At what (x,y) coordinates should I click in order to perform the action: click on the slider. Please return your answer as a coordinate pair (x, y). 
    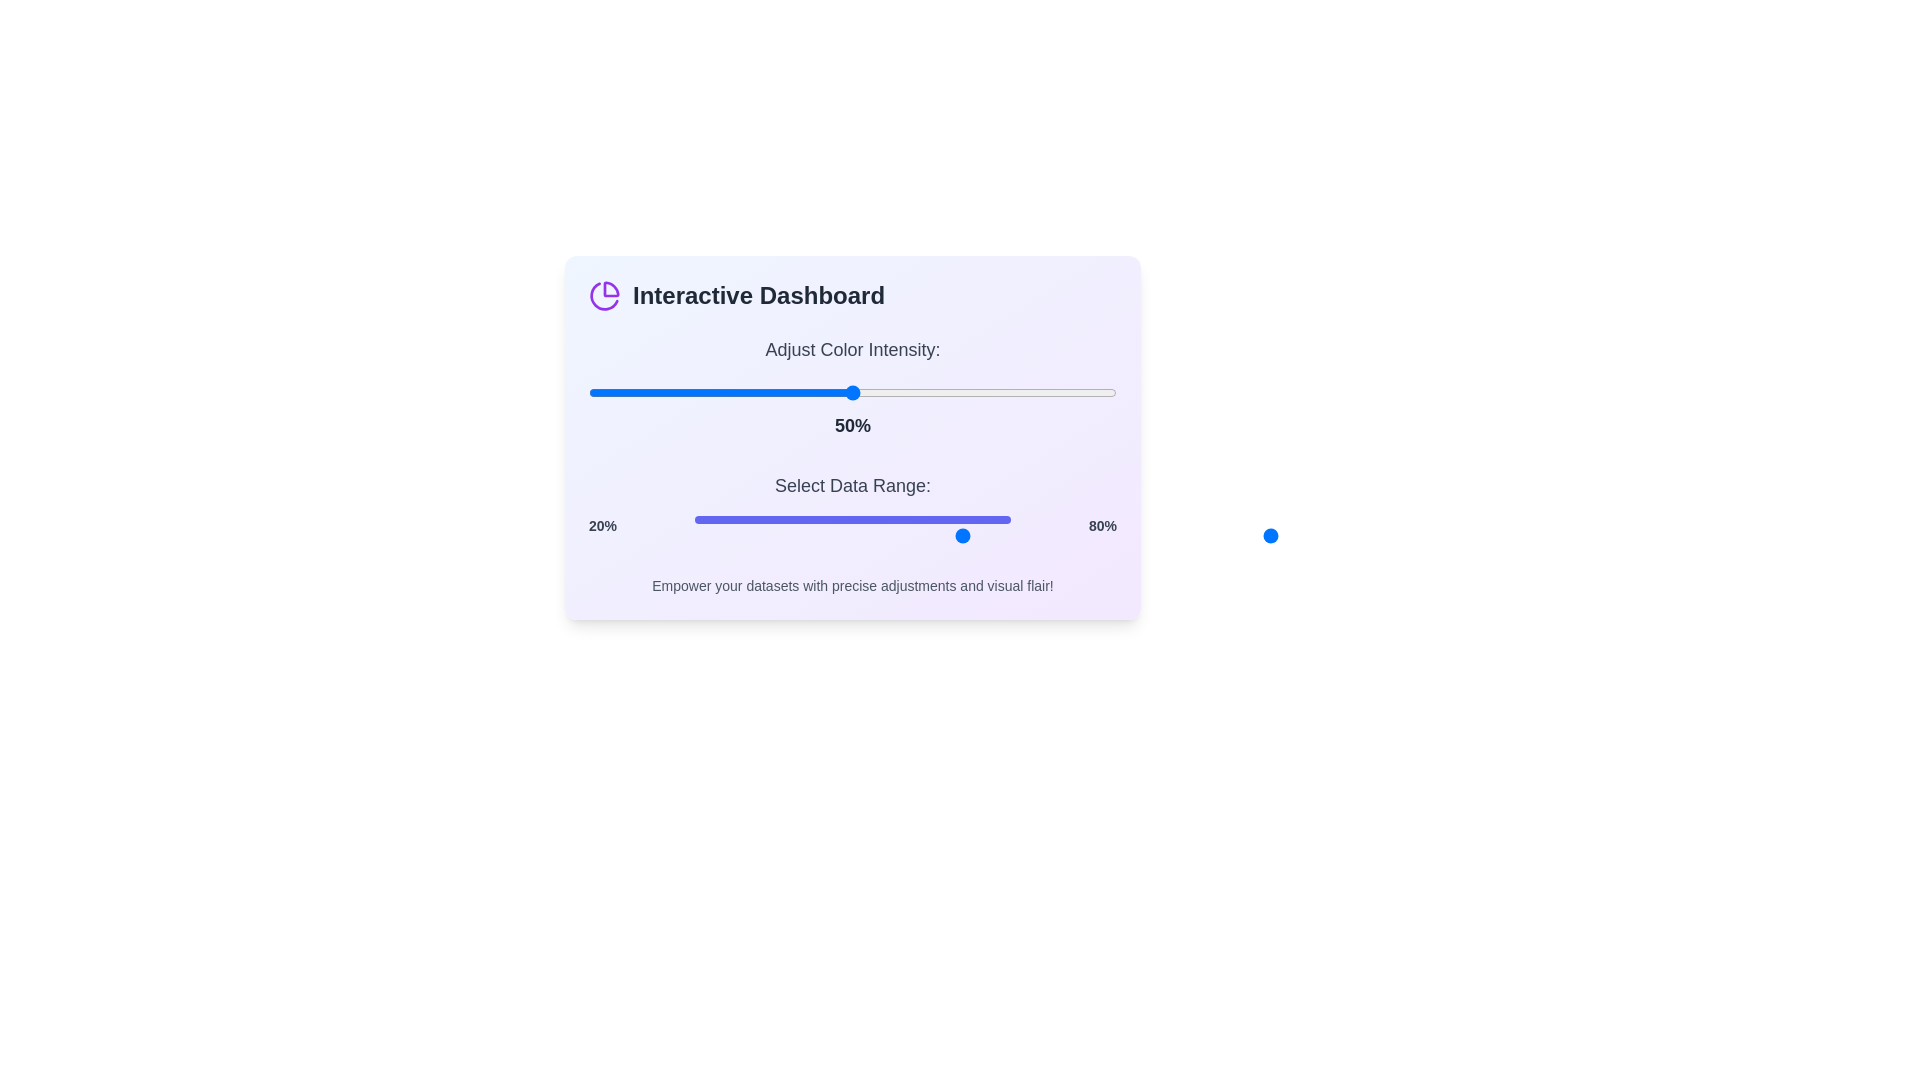
    Looking at the image, I should click on (1011, 535).